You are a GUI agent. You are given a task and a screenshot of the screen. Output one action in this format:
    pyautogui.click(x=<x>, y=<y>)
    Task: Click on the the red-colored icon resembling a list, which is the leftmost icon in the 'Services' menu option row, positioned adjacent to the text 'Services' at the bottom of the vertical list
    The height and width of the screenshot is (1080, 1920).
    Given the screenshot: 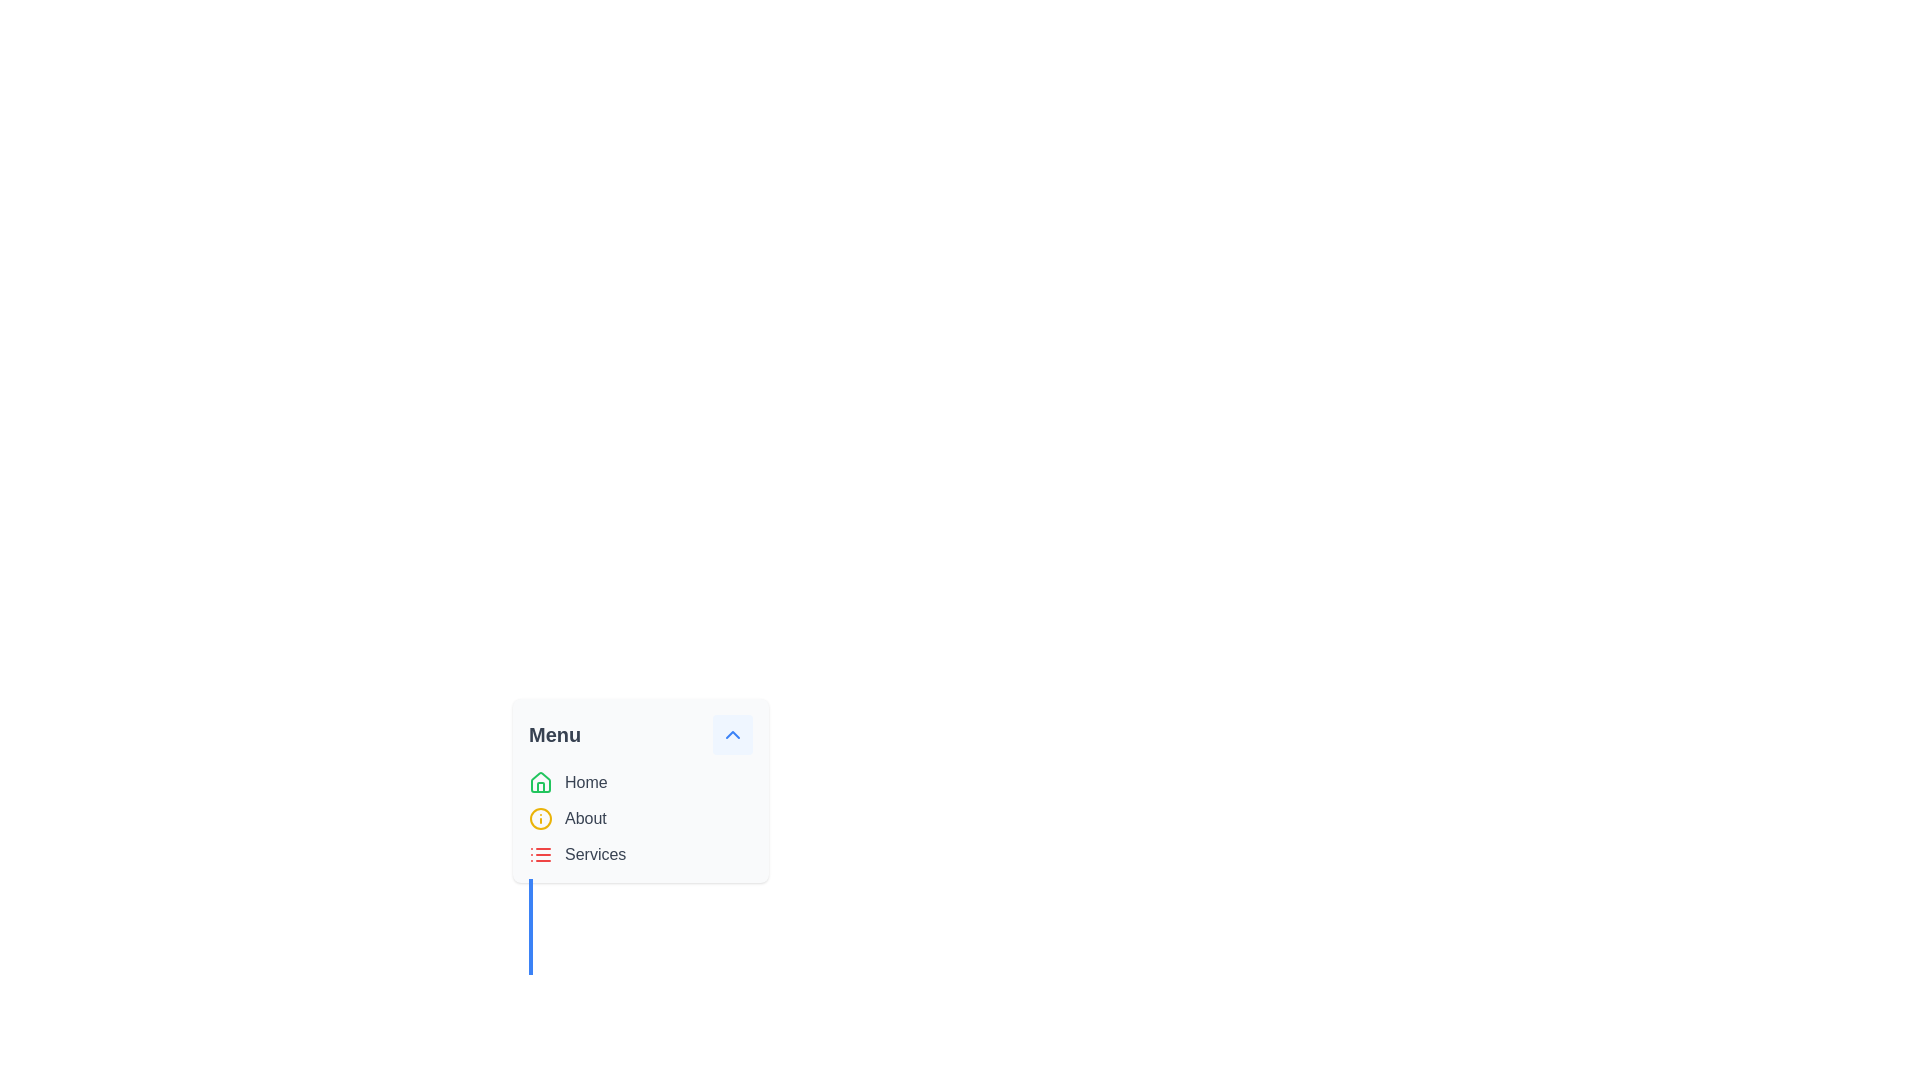 What is the action you would take?
    pyautogui.click(x=541, y=855)
    